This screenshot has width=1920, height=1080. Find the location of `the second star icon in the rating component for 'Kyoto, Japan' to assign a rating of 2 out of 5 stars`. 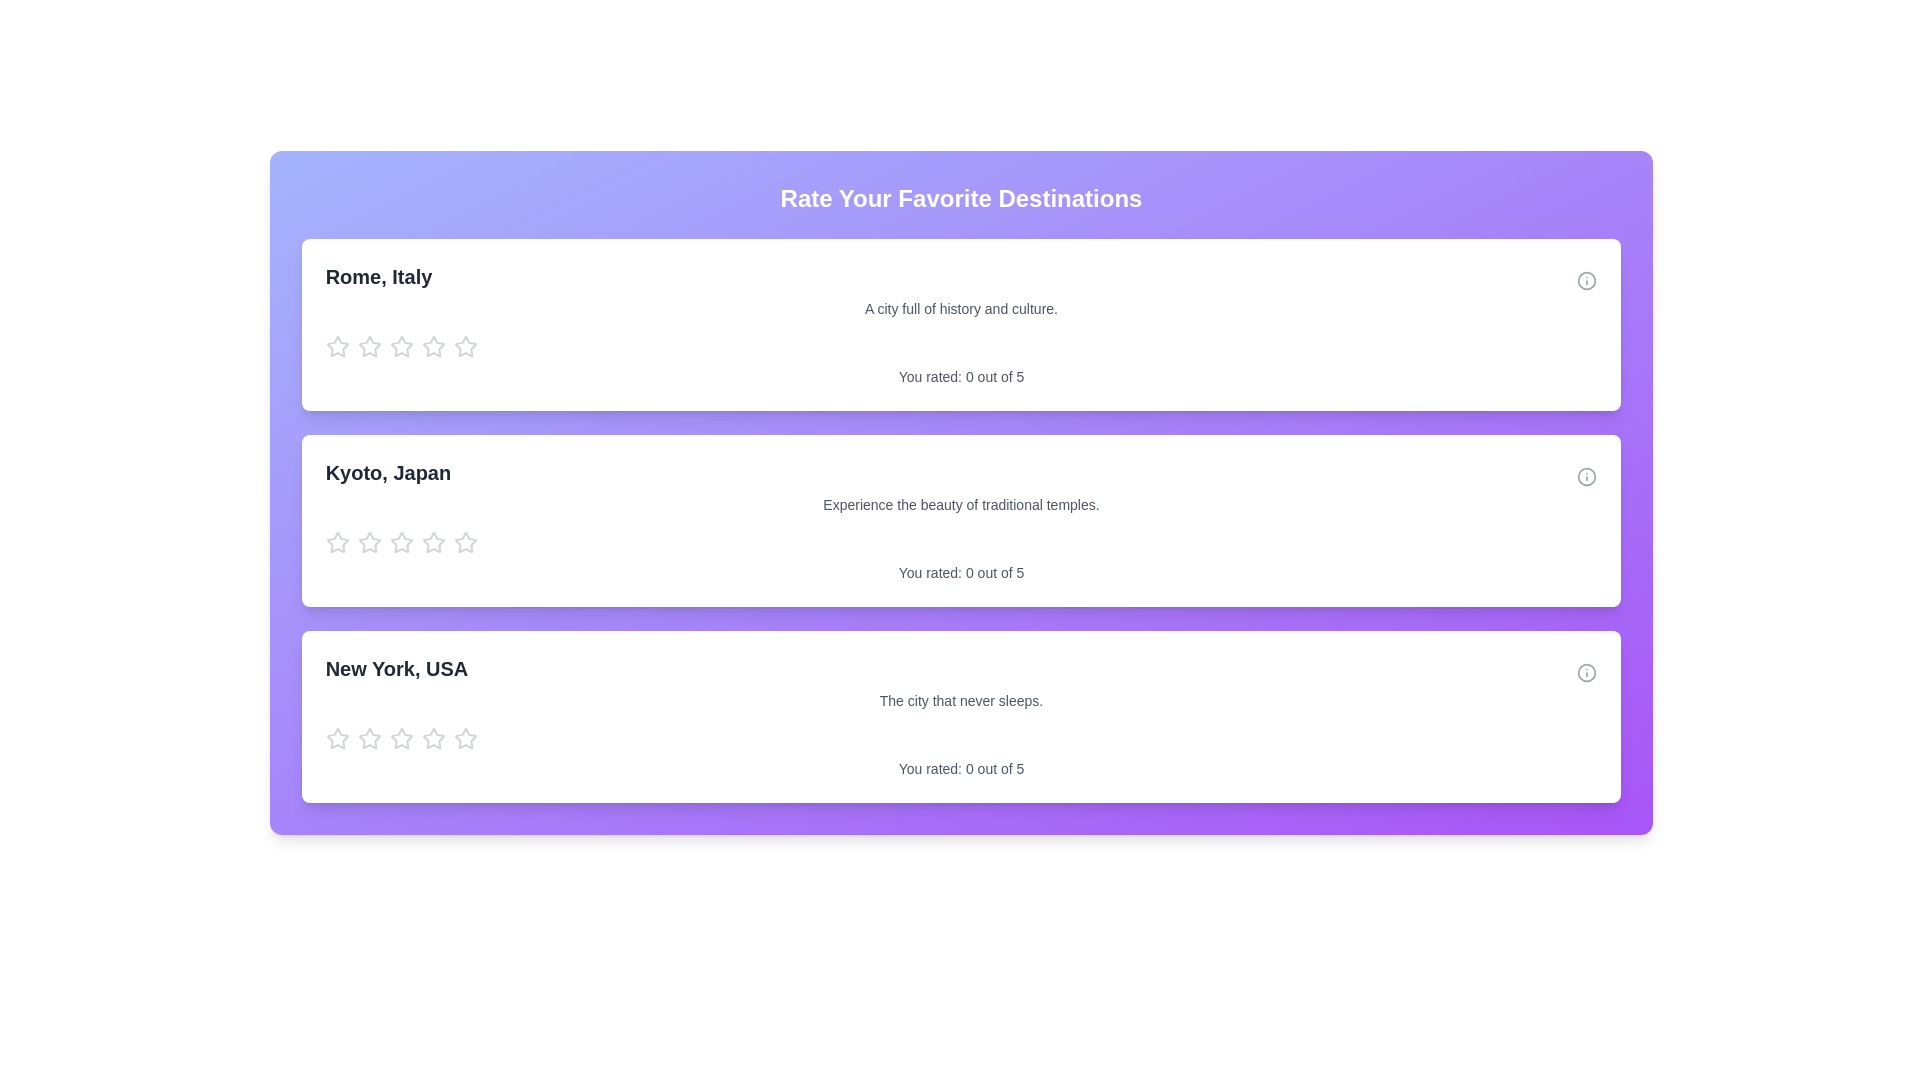

the second star icon in the rating component for 'Kyoto, Japan' to assign a rating of 2 out of 5 stars is located at coordinates (464, 542).